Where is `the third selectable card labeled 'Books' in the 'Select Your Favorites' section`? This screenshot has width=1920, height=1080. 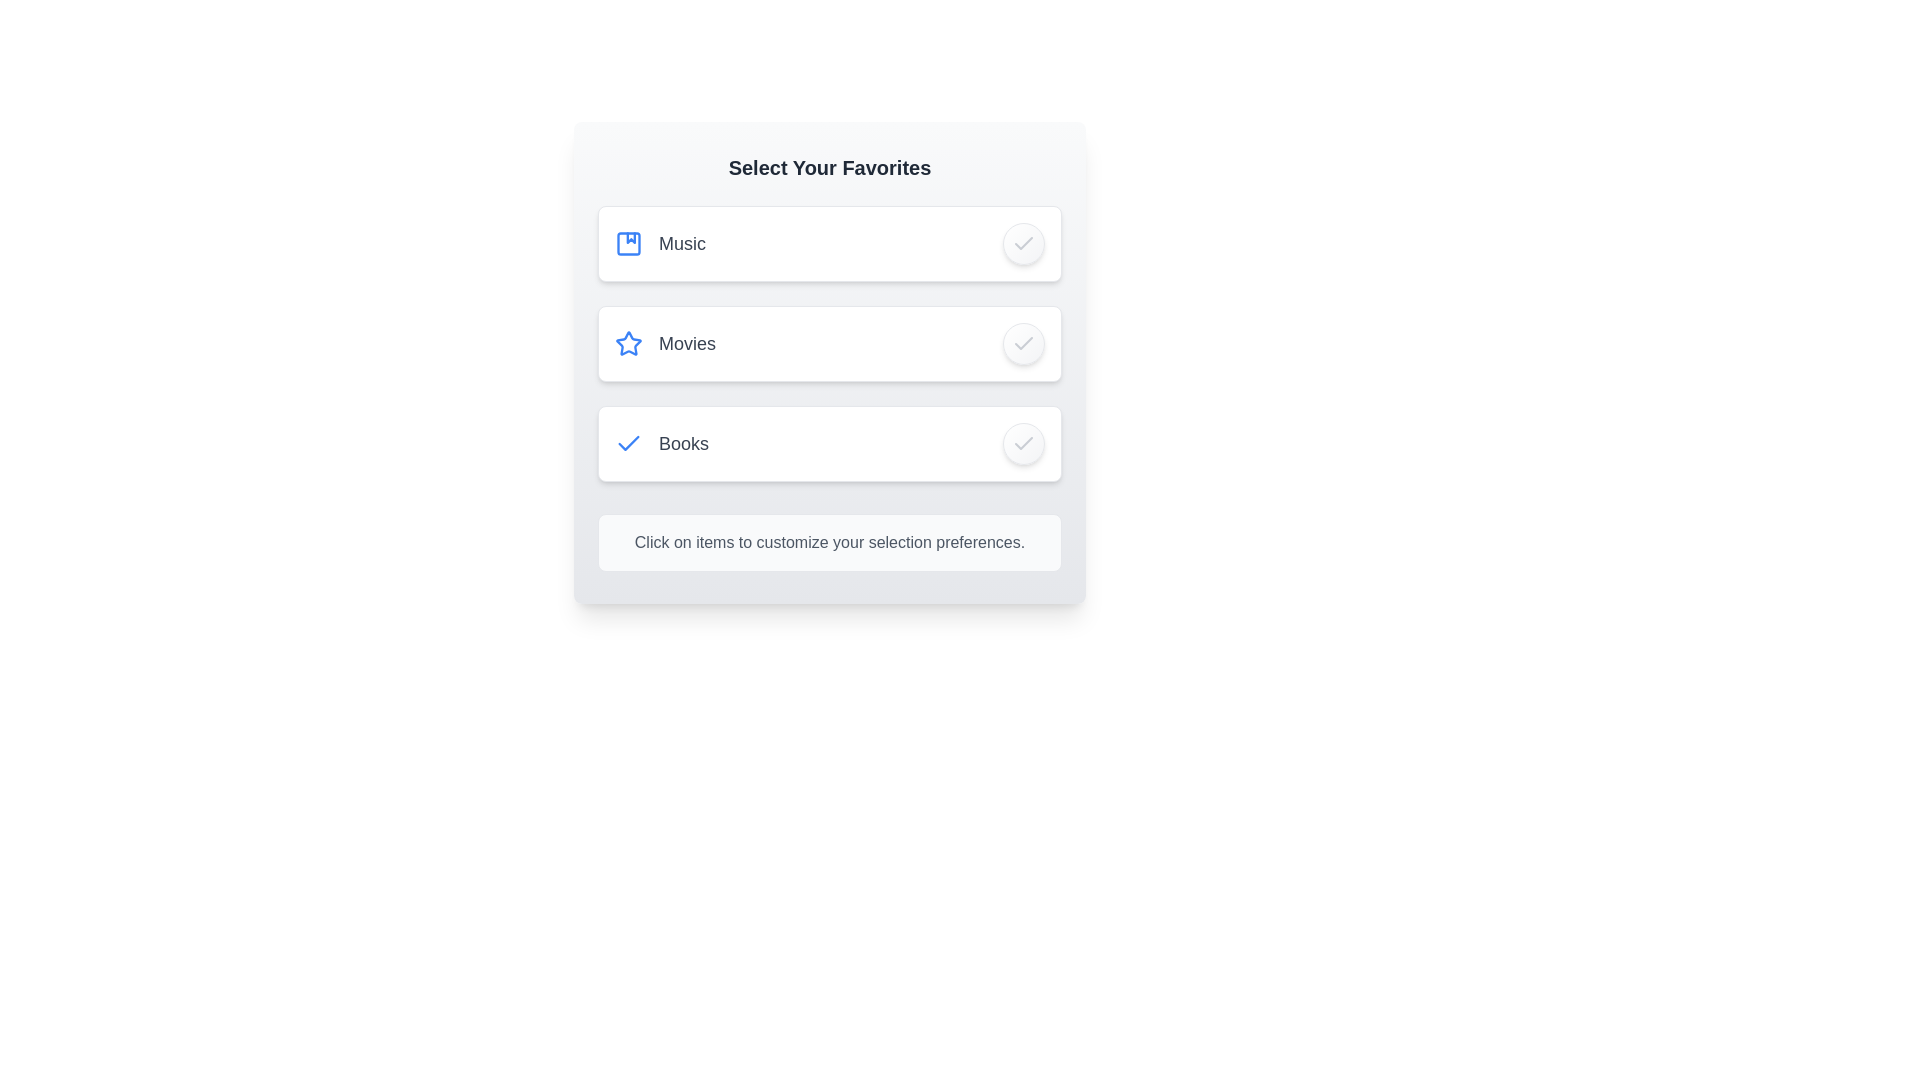 the third selectable card labeled 'Books' in the 'Select Your Favorites' section is located at coordinates (830, 442).